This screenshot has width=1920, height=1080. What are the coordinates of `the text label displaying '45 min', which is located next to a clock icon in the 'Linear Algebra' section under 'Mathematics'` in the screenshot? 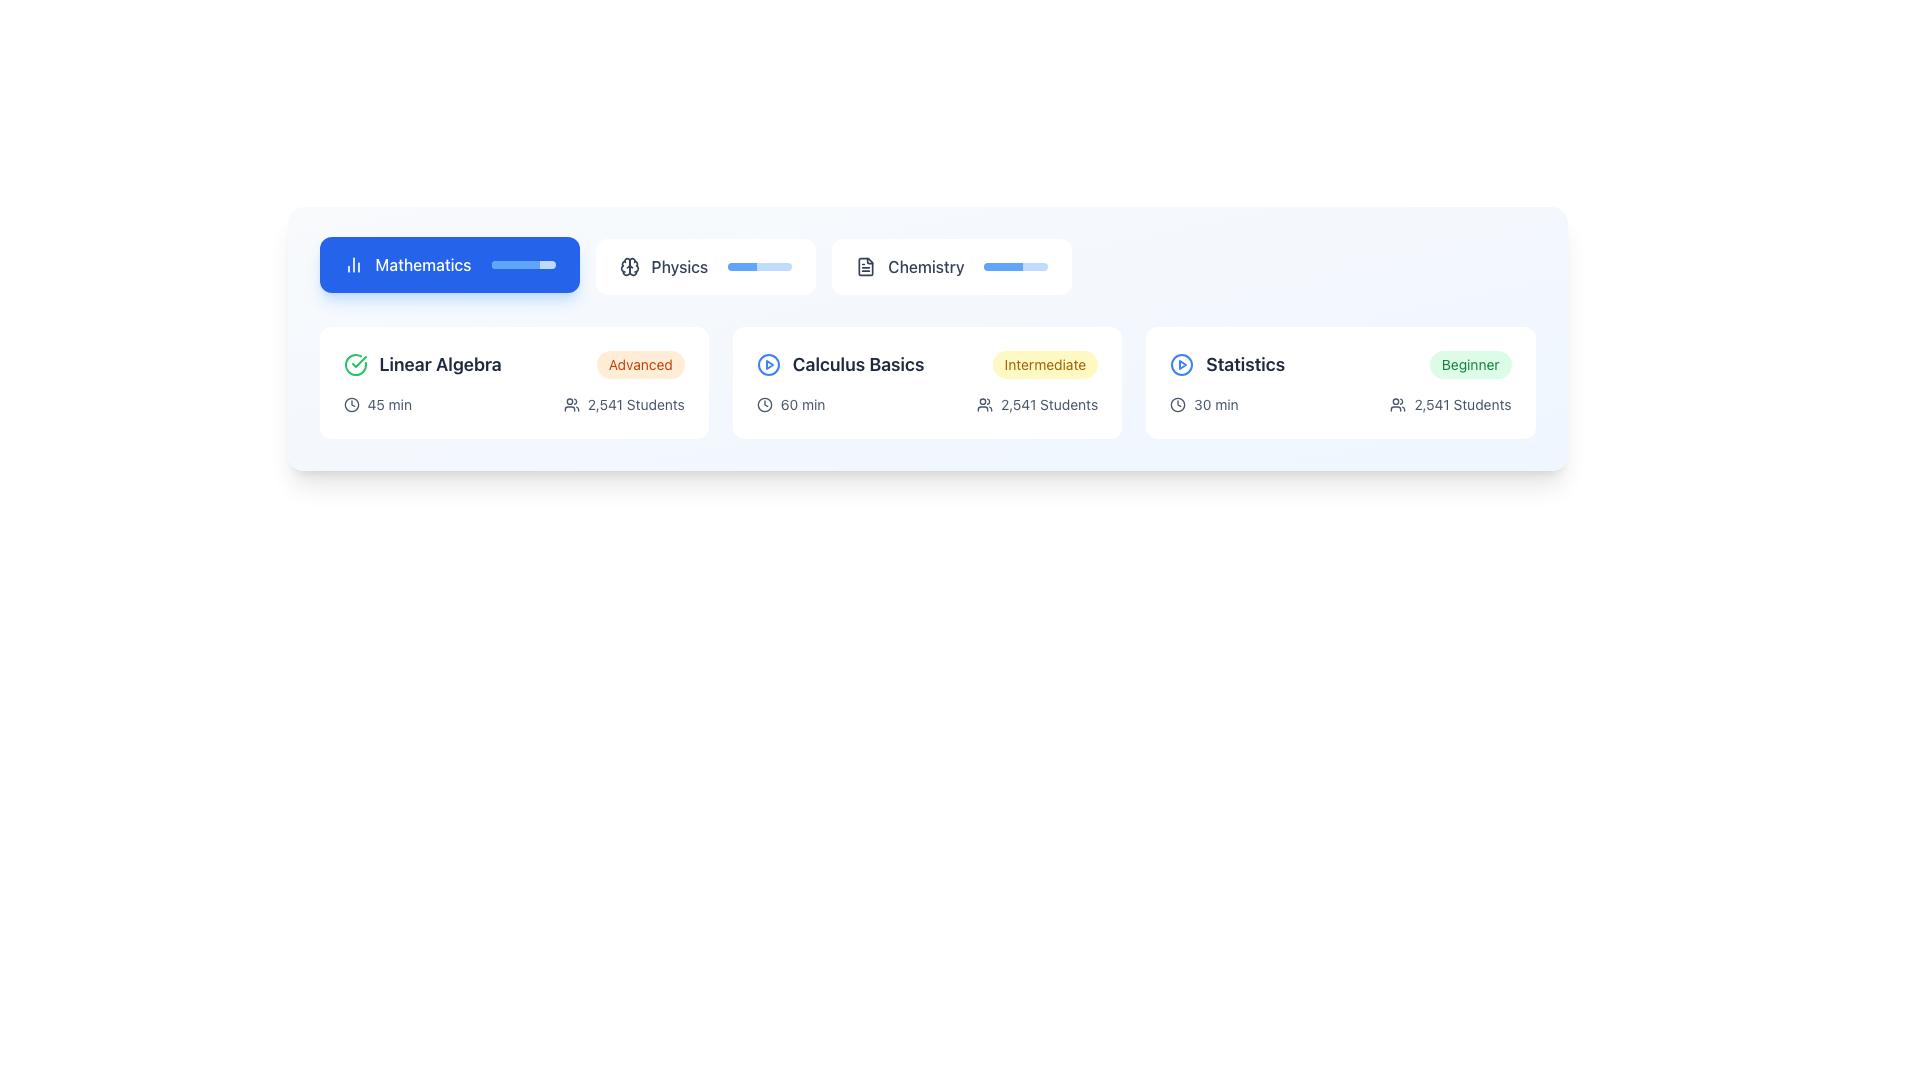 It's located at (389, 405).